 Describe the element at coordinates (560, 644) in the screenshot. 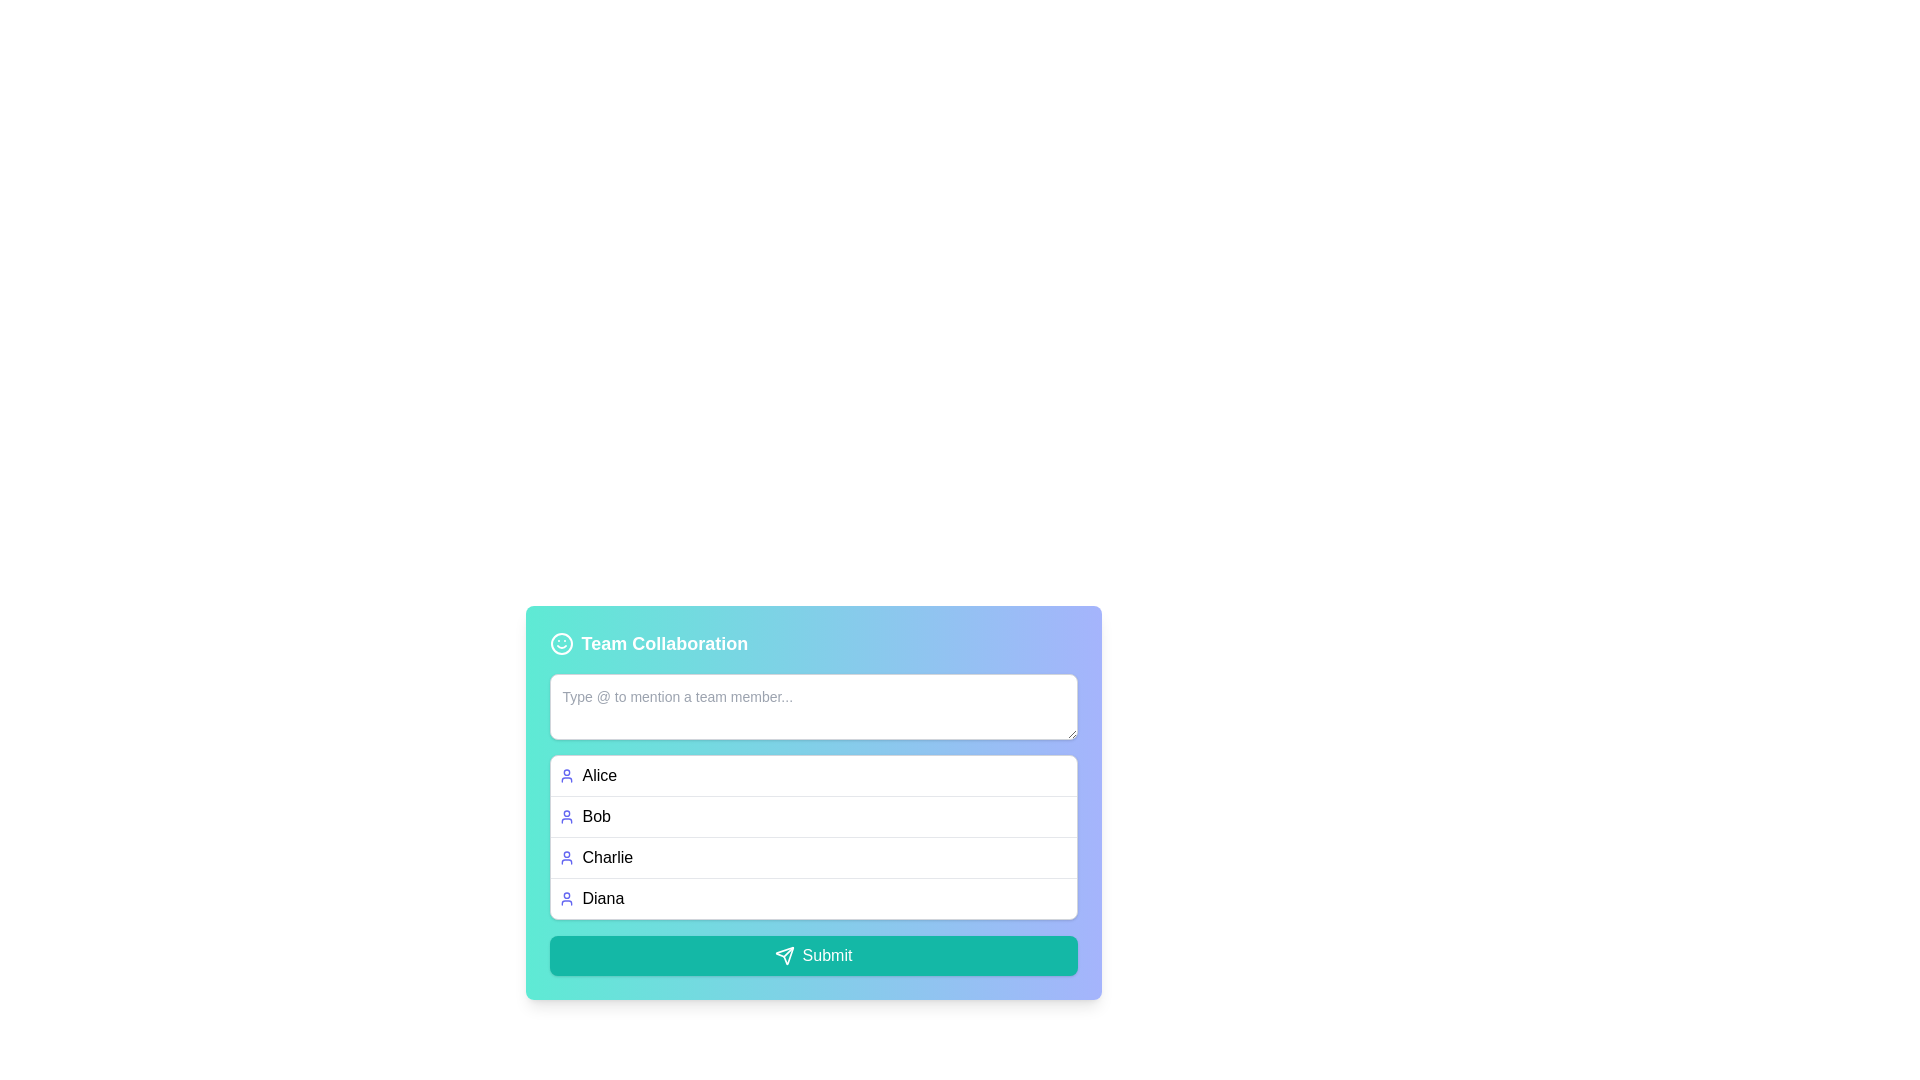

I see `the decorative icon representing the 'Team Collaboration' feature, which is positioned at the leftmost edge of a horizontal alignment next to the text 'Team Collaboration'` at that location.